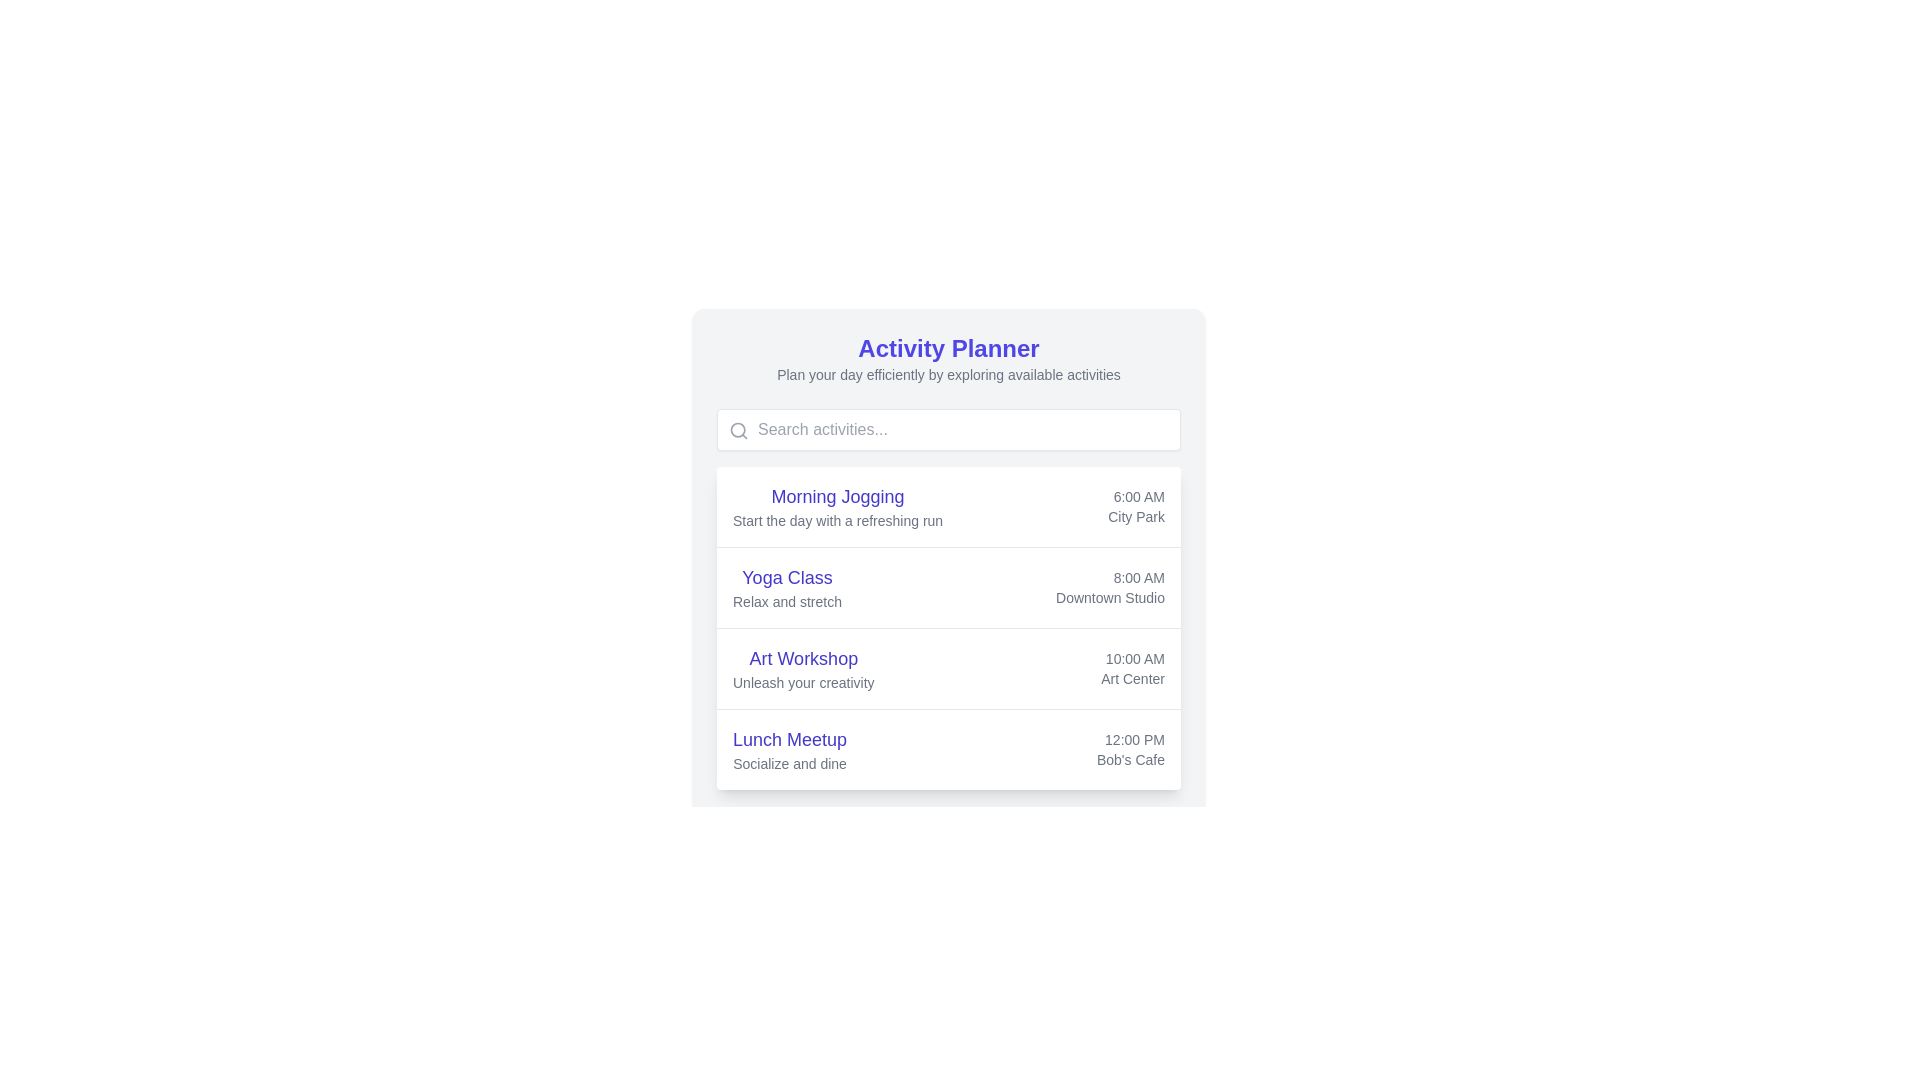 This screenshot has width=1920, height=1080. Describe the element at coordinates (948, 667) in the screenshot. I see `the list item titled 'Art Workshop'` at that location.